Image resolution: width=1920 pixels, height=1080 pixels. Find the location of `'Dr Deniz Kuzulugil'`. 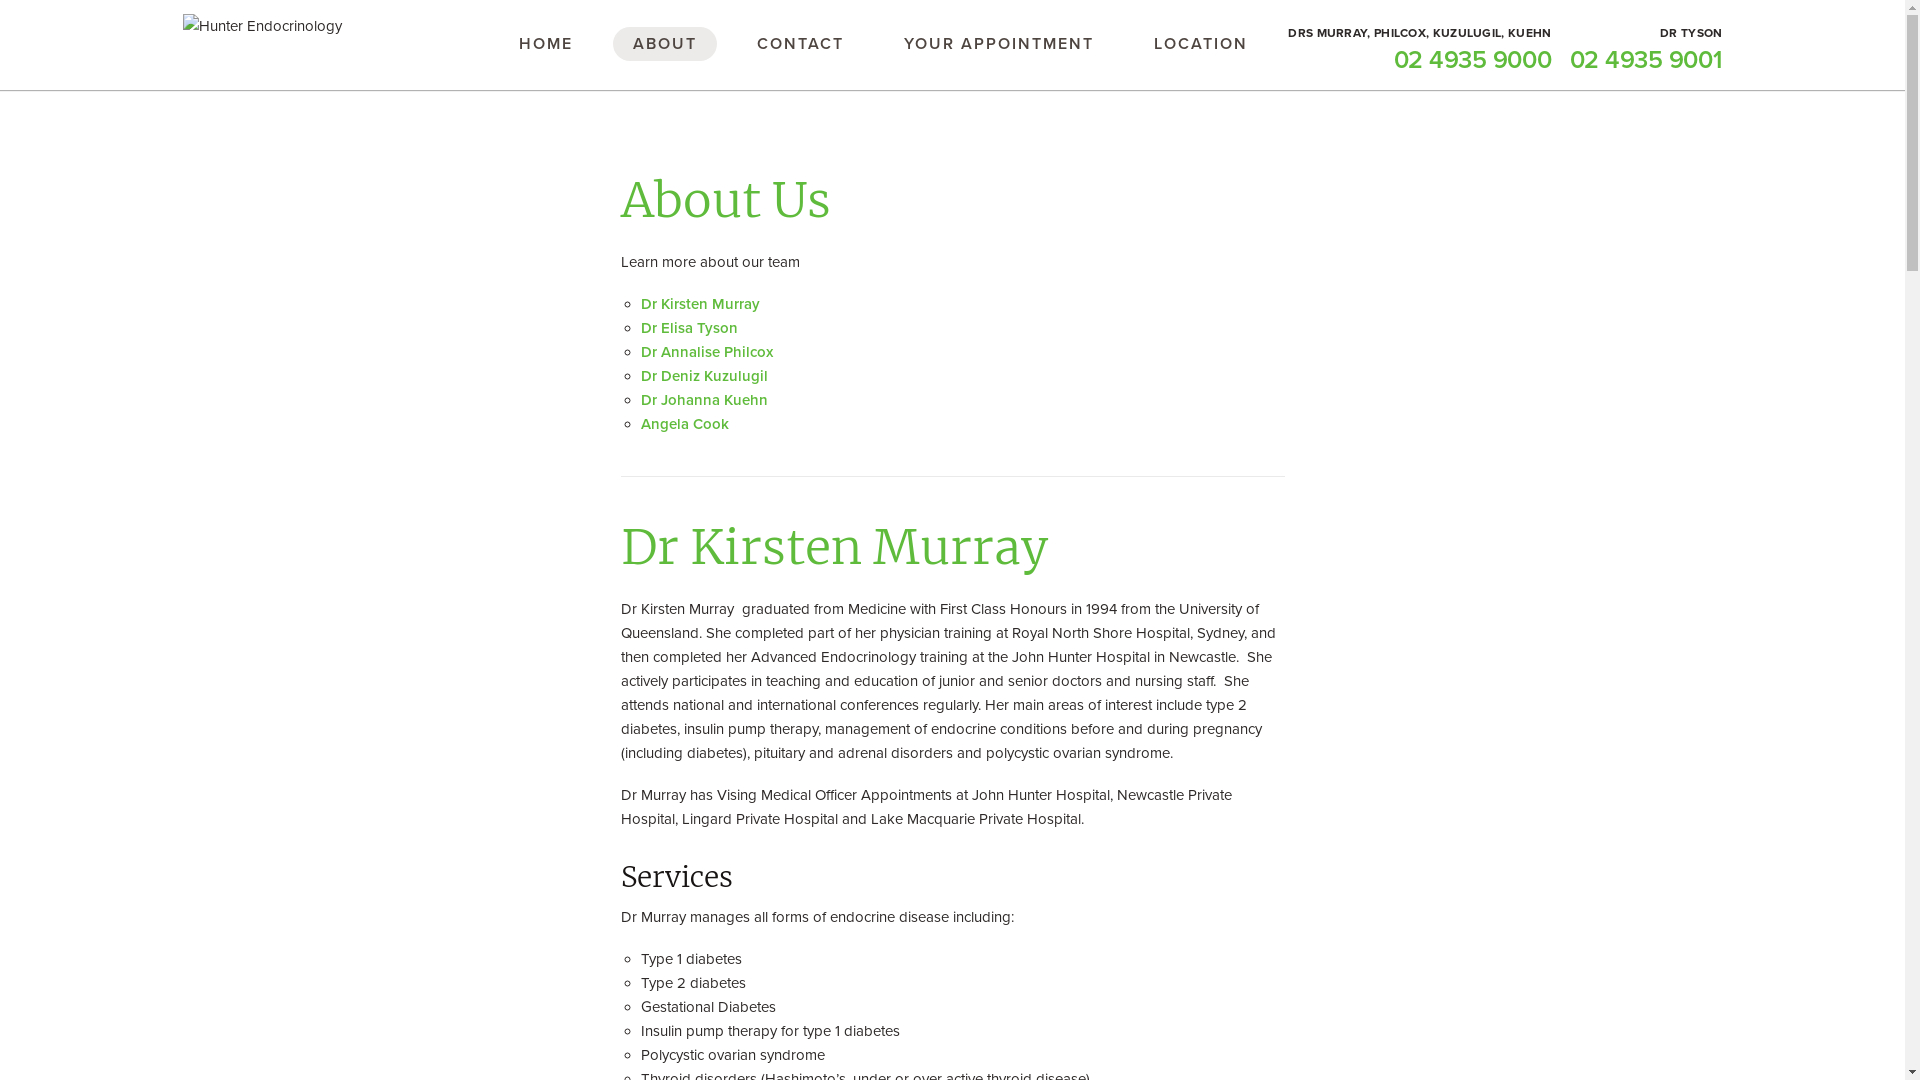

'Dr Deniz Kuzulugil' is located at coordinates (703, 375).